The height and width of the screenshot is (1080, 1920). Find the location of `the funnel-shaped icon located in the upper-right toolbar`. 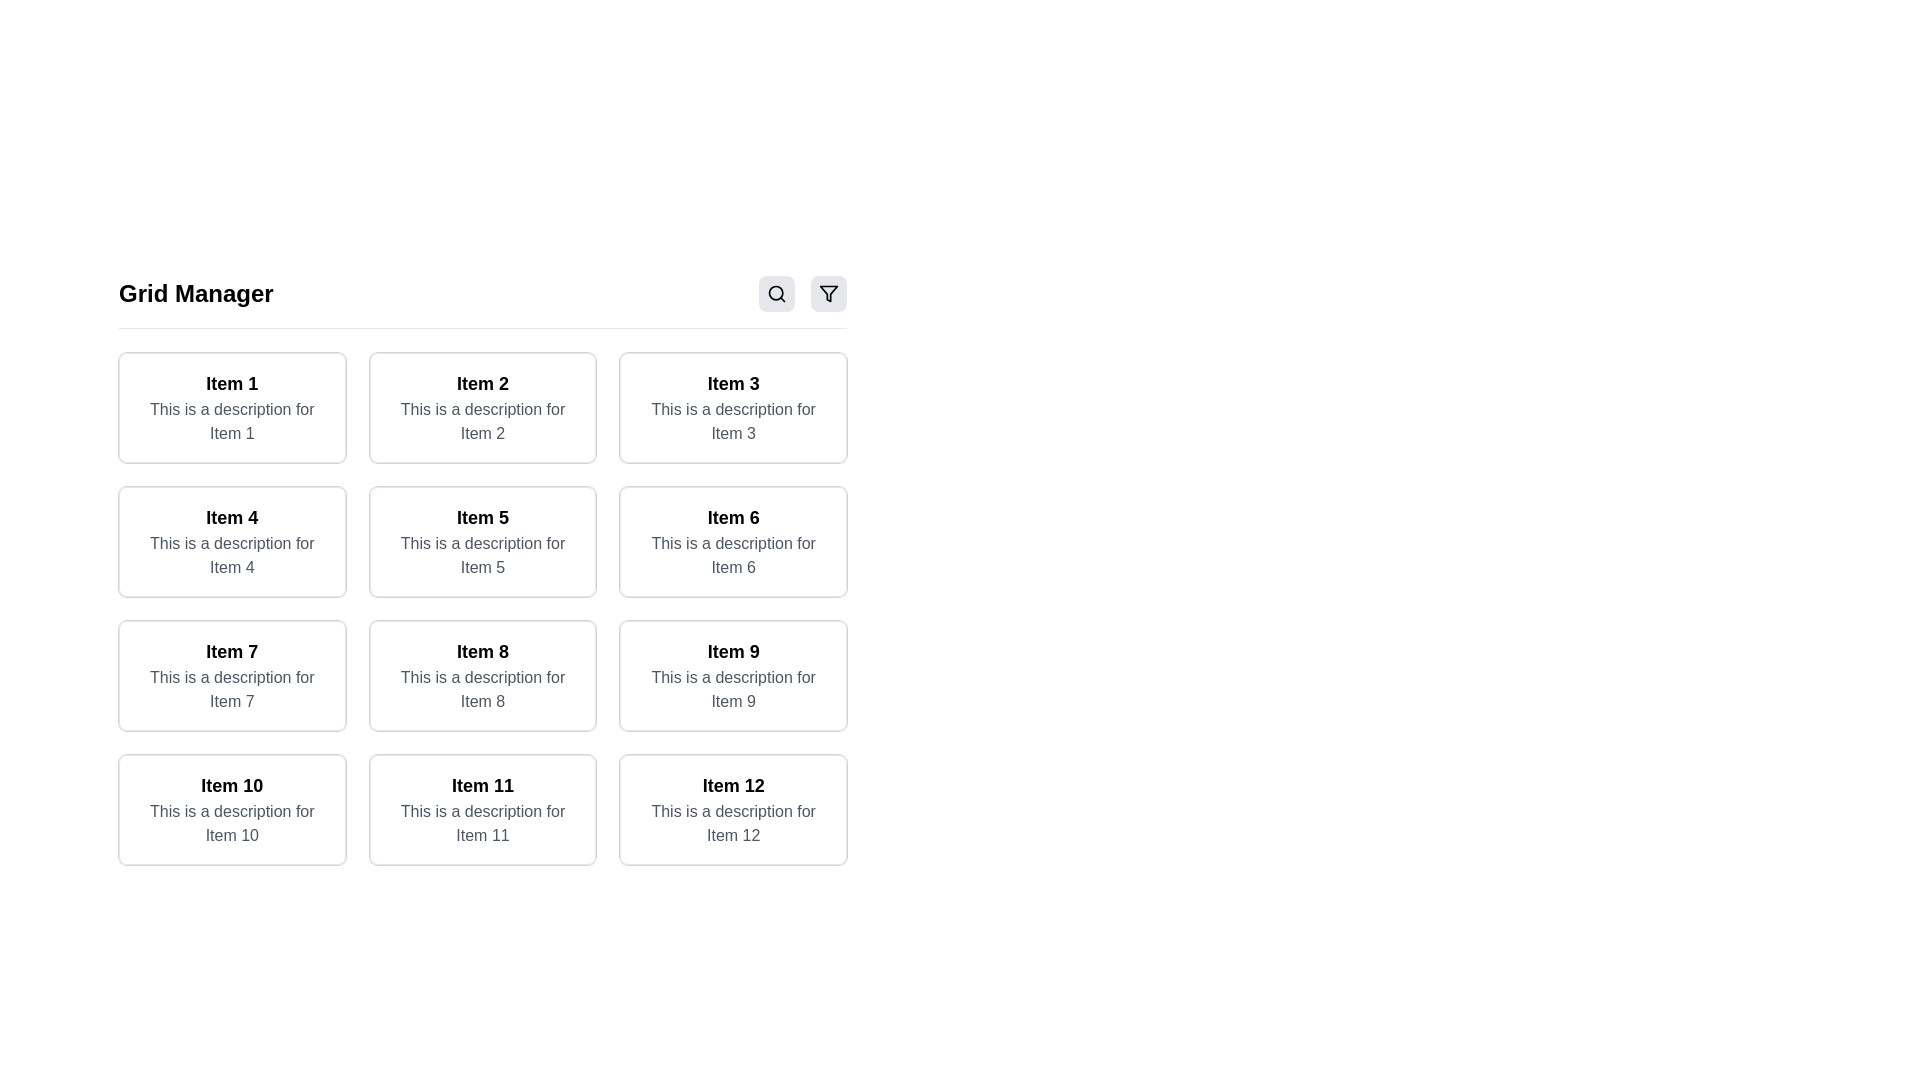

the funnel-shaped icon located in the upper-right toolbar is located at coordinates (829, 293).